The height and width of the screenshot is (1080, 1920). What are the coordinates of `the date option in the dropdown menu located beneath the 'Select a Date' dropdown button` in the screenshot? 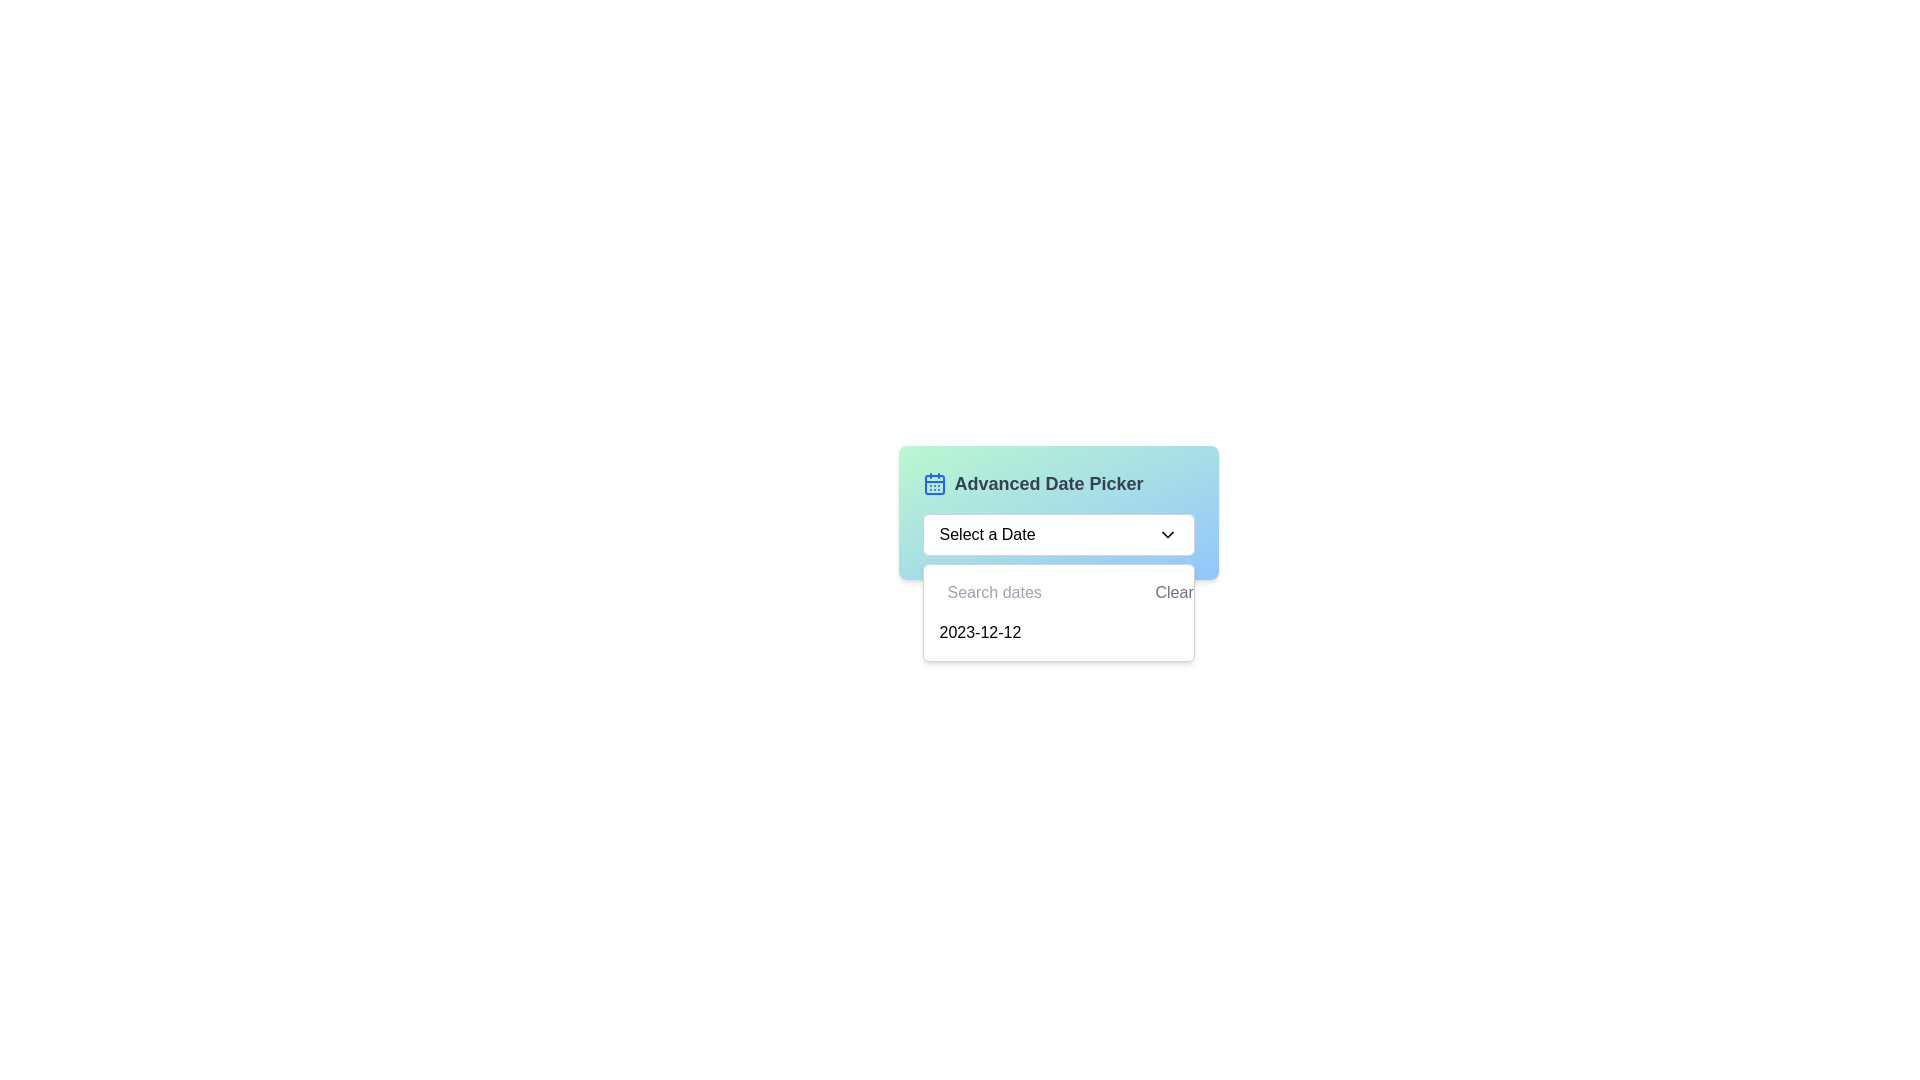 It's located at (1057, 612).